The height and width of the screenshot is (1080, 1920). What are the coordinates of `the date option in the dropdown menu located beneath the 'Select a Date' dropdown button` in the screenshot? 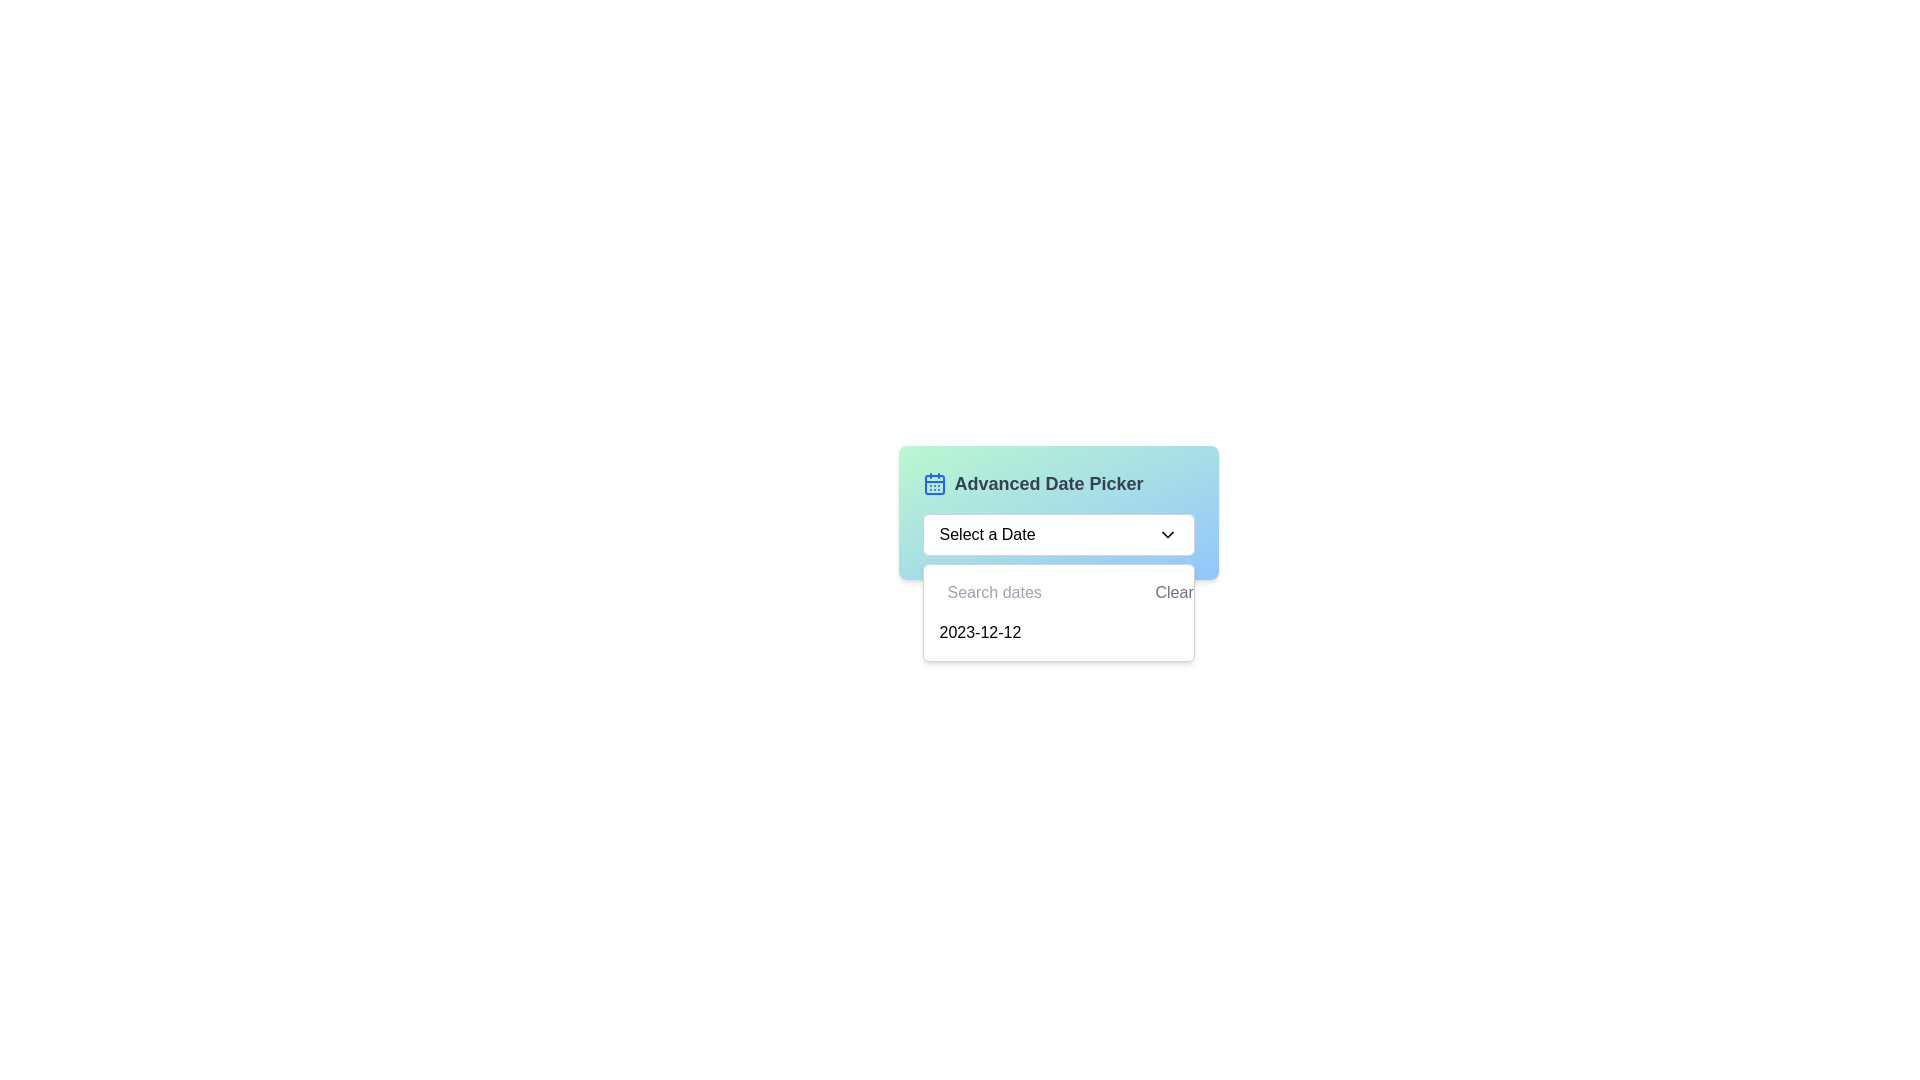 It's located at (1057, 612).